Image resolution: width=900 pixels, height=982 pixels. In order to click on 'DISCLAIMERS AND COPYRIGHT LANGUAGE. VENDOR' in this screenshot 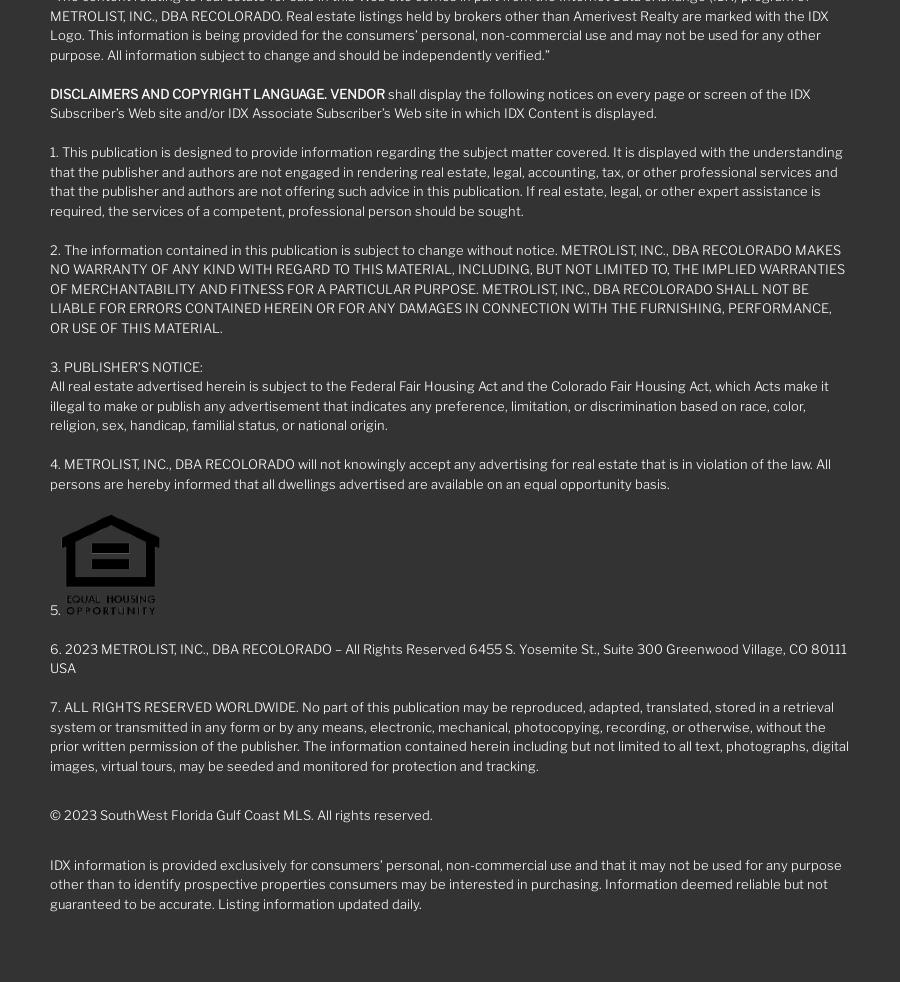, I will do `click(217, 91)`.